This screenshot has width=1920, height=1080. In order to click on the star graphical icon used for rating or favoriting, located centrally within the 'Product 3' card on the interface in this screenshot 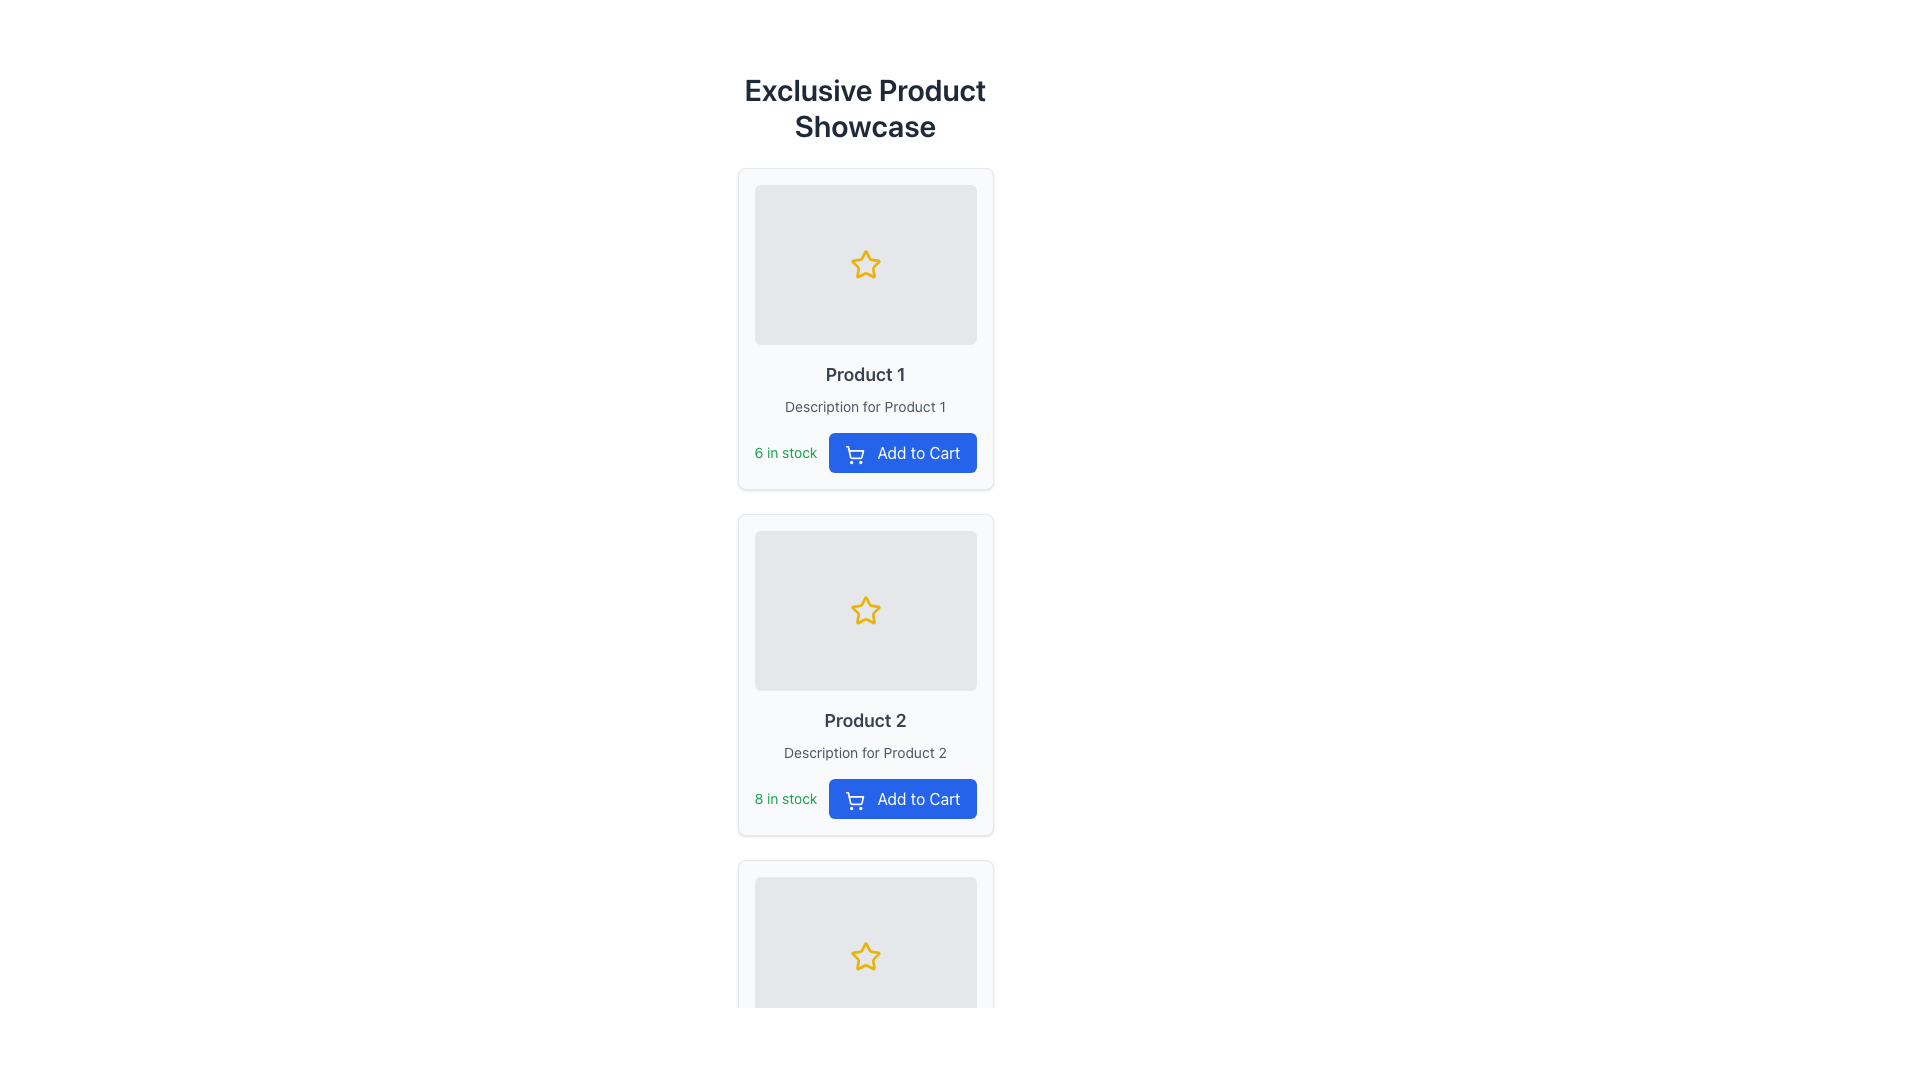, I will do `click(865, 955)`.